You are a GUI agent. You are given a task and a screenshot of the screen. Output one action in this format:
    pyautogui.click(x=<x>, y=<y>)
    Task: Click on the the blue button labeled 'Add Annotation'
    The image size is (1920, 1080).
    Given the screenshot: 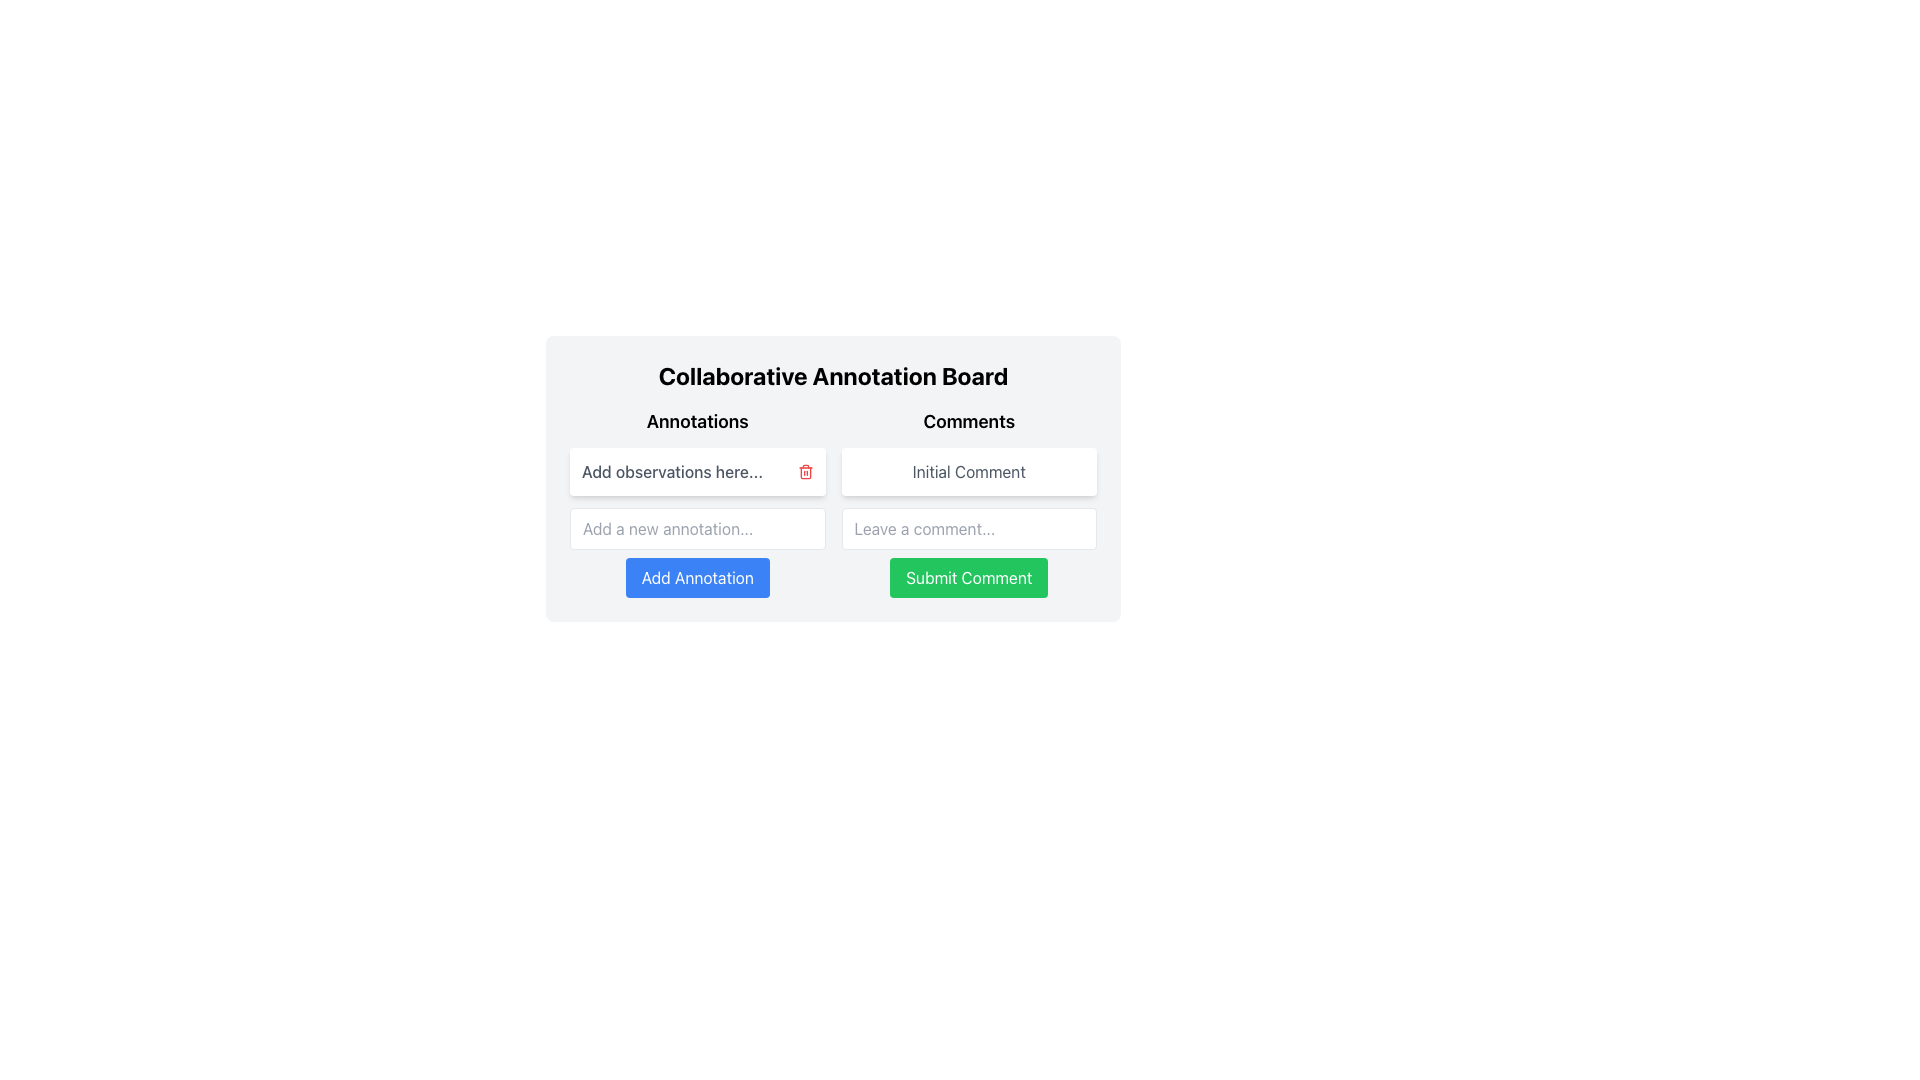 What is the action you would take?
    pyautogui.click(x=697, y=552)
    